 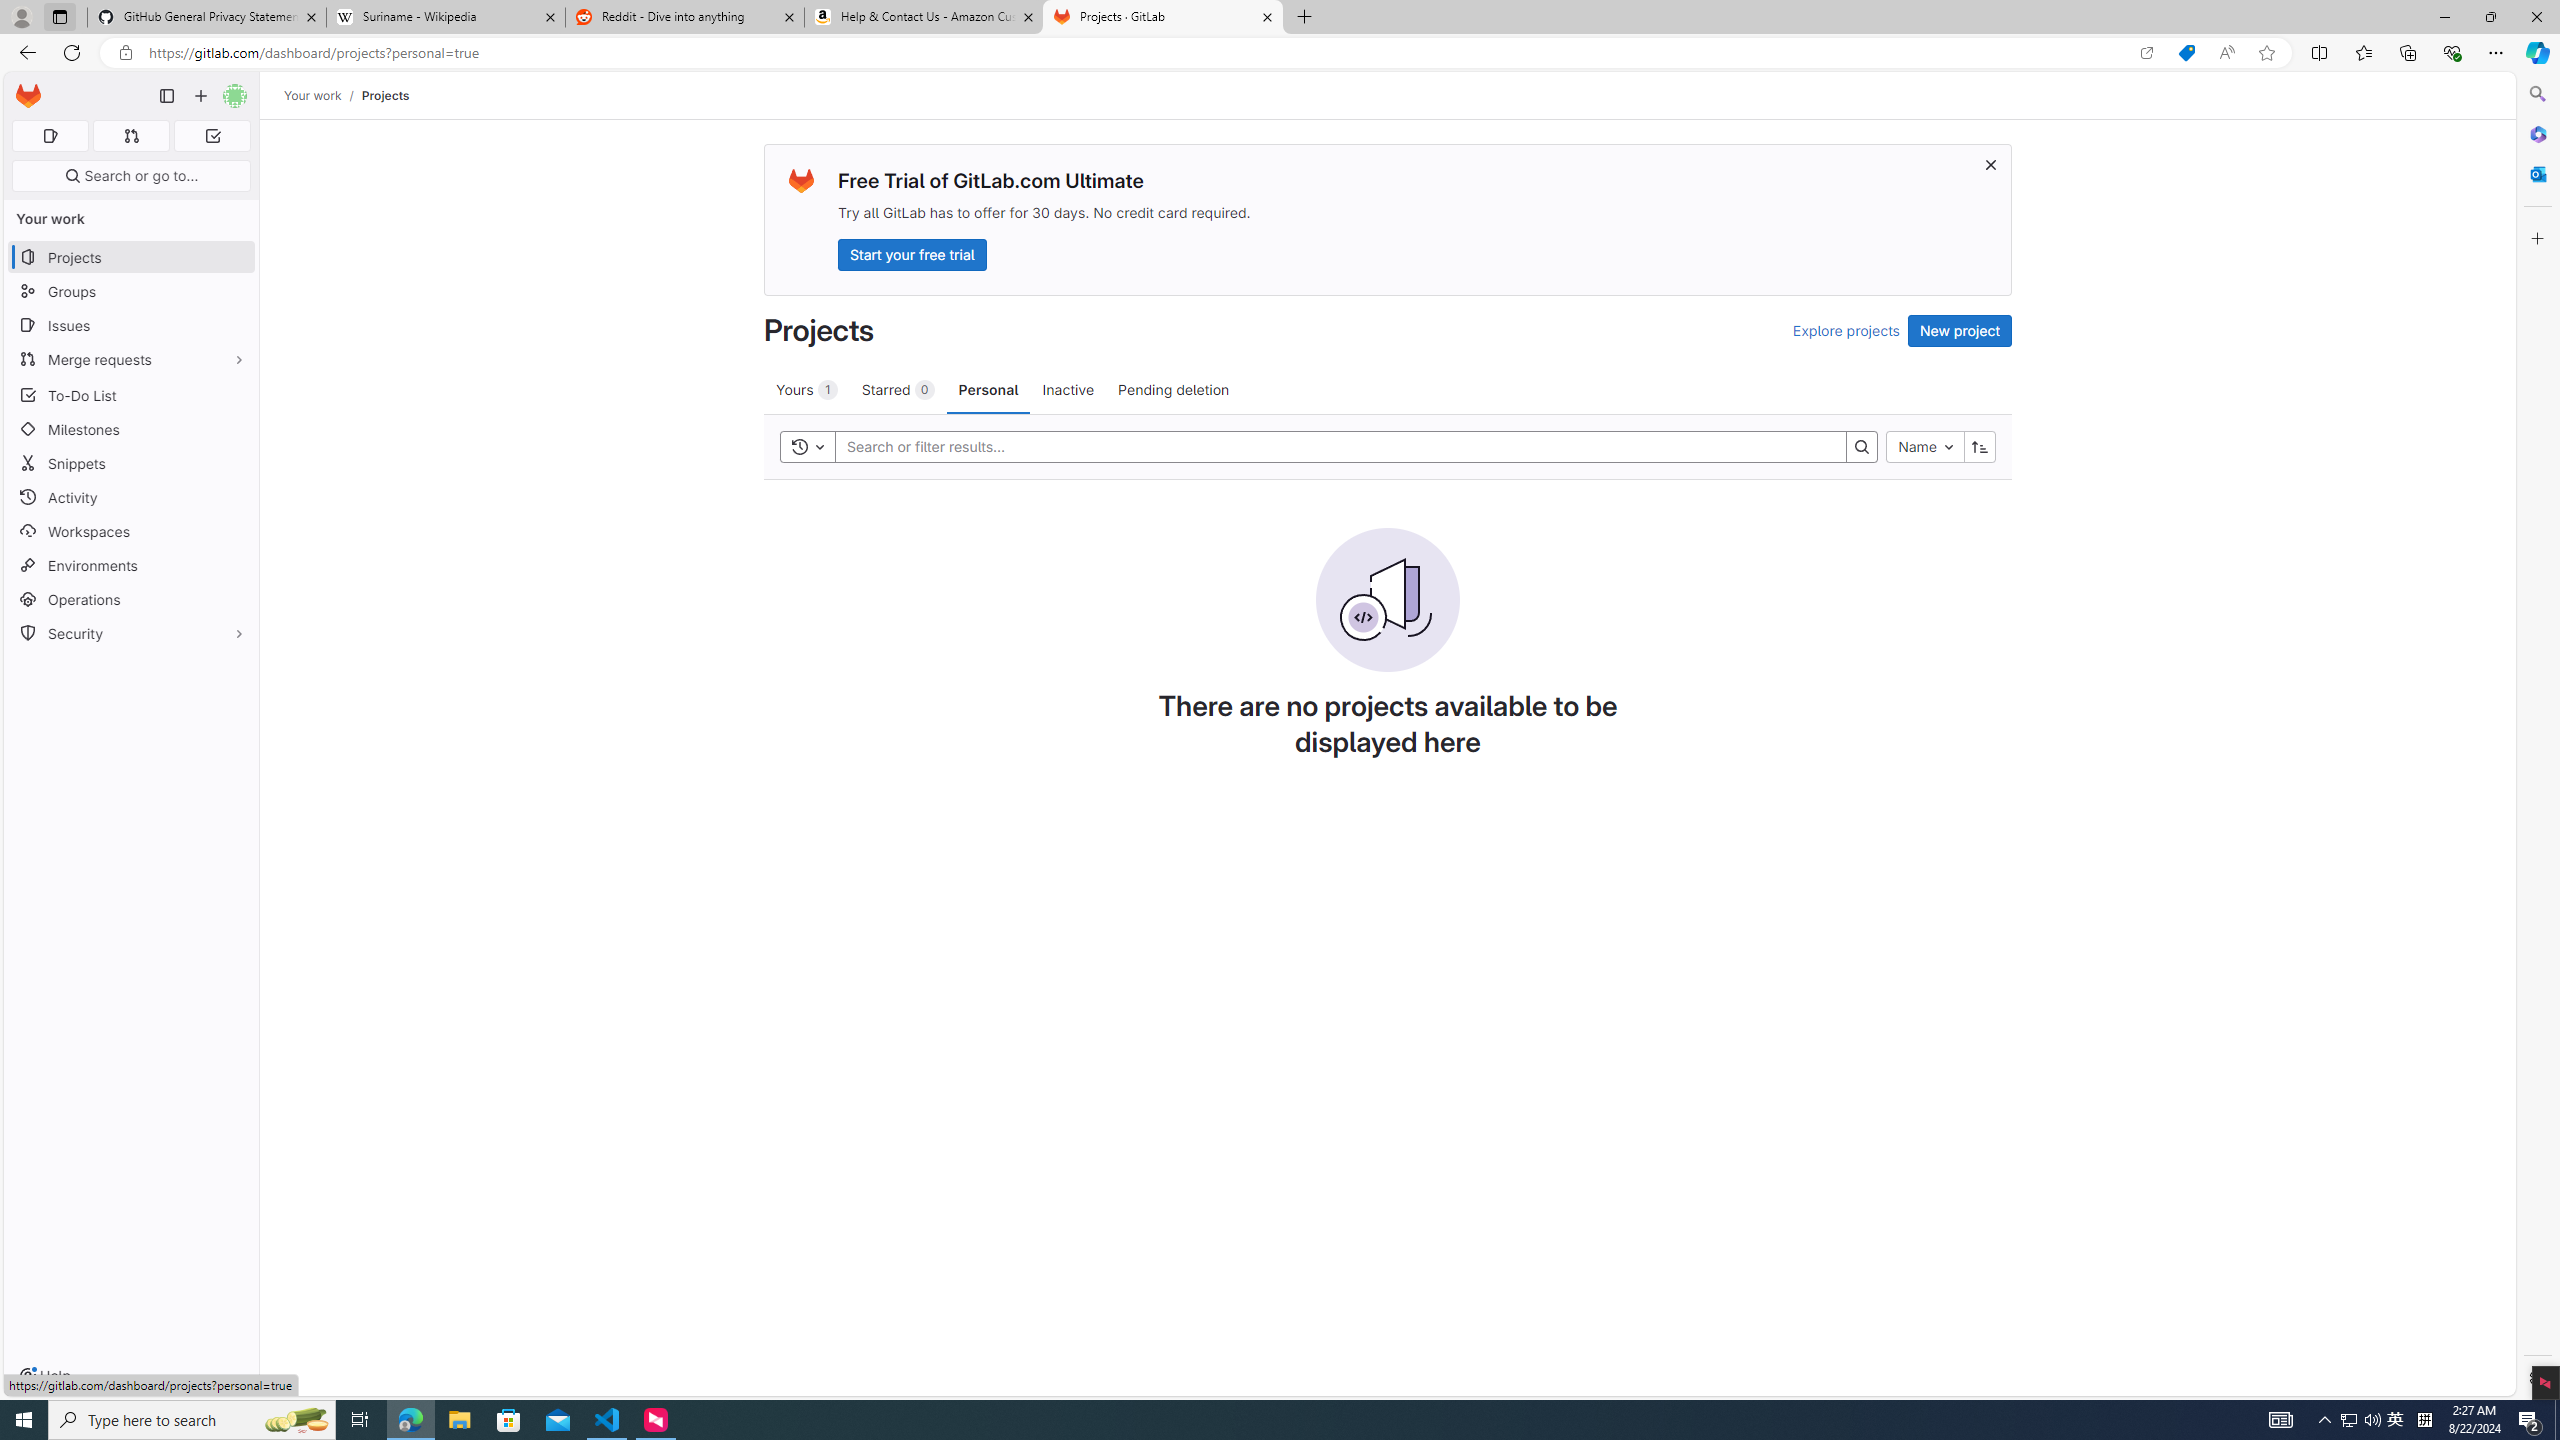 What do you see at coordinates (130, 631) in the screenshot?
I see `'Security'` at bounding box center [130, 631].